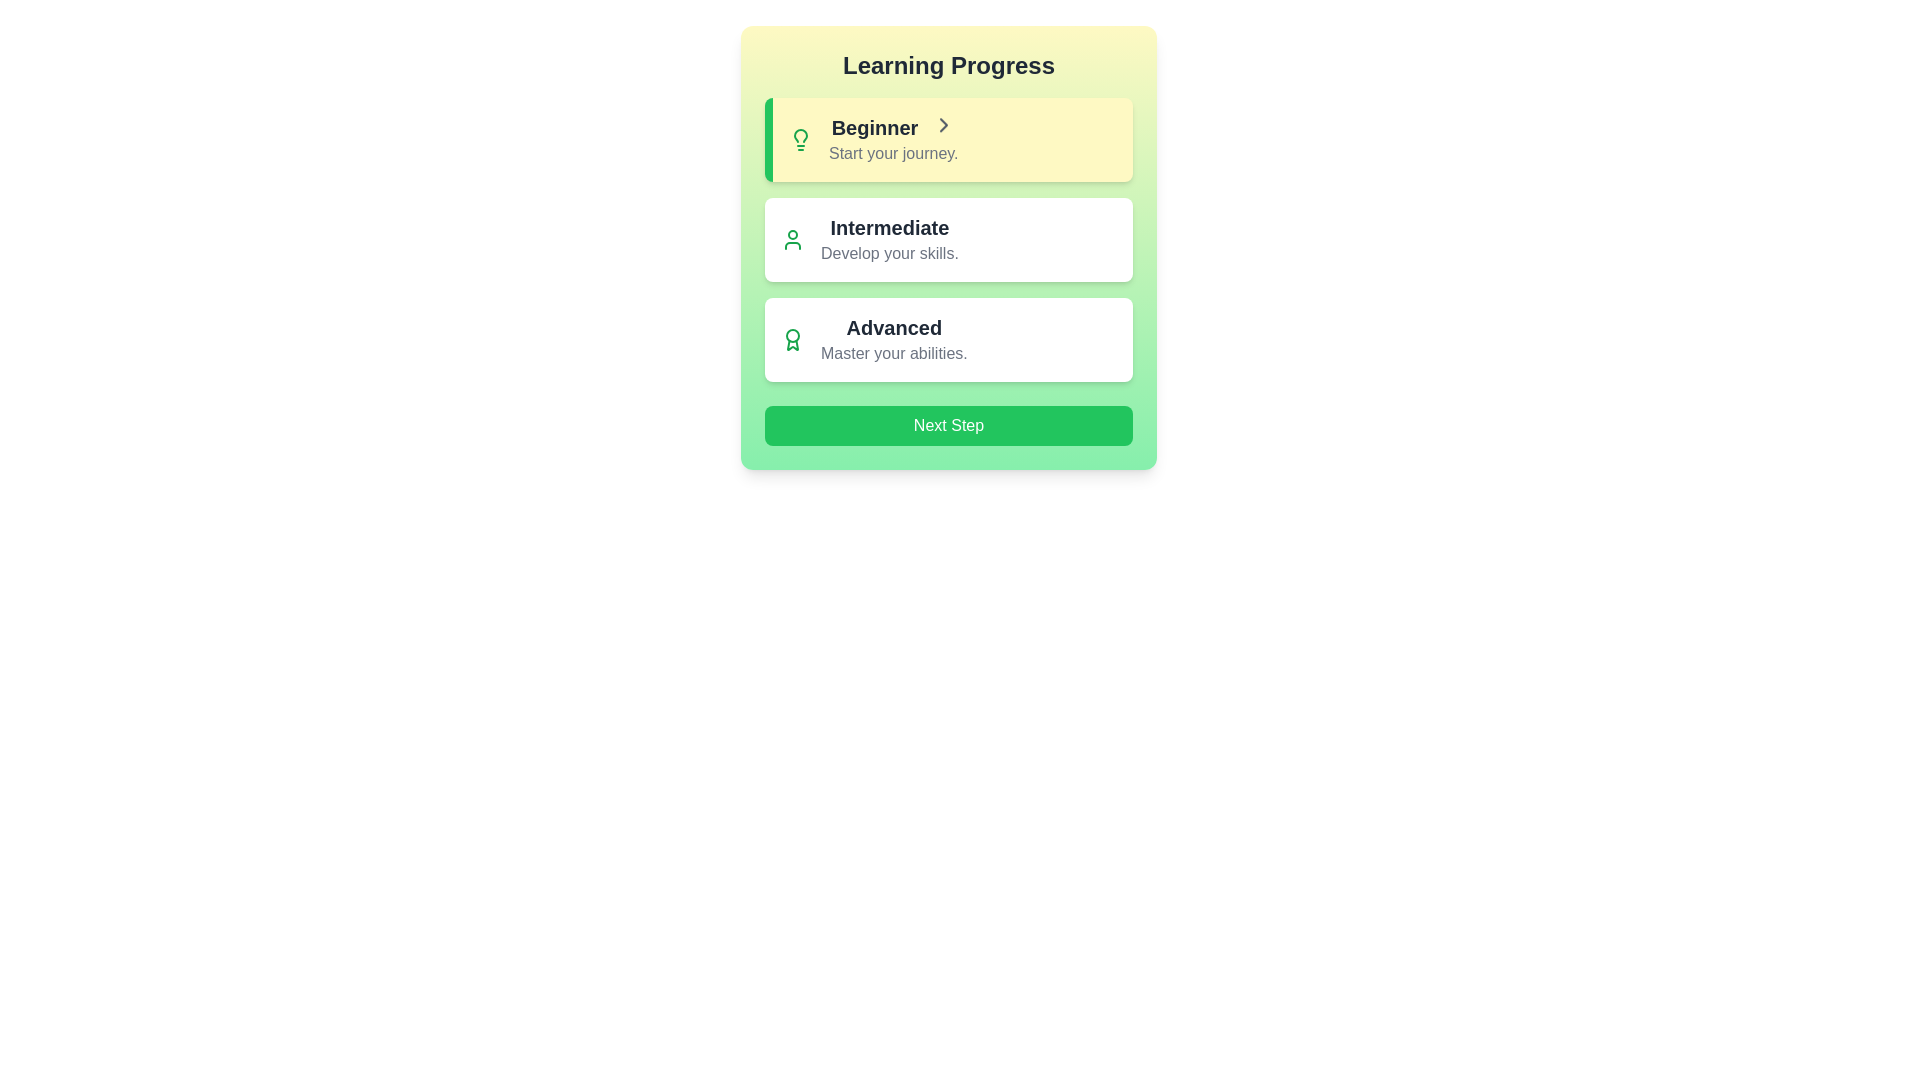  Describe the element at coordinates (893, 353) in the screenshot. I see `the static text element that displays 'Master your abilities.' located below the 'Advanced' heading in the Learning Progress card` at that location.